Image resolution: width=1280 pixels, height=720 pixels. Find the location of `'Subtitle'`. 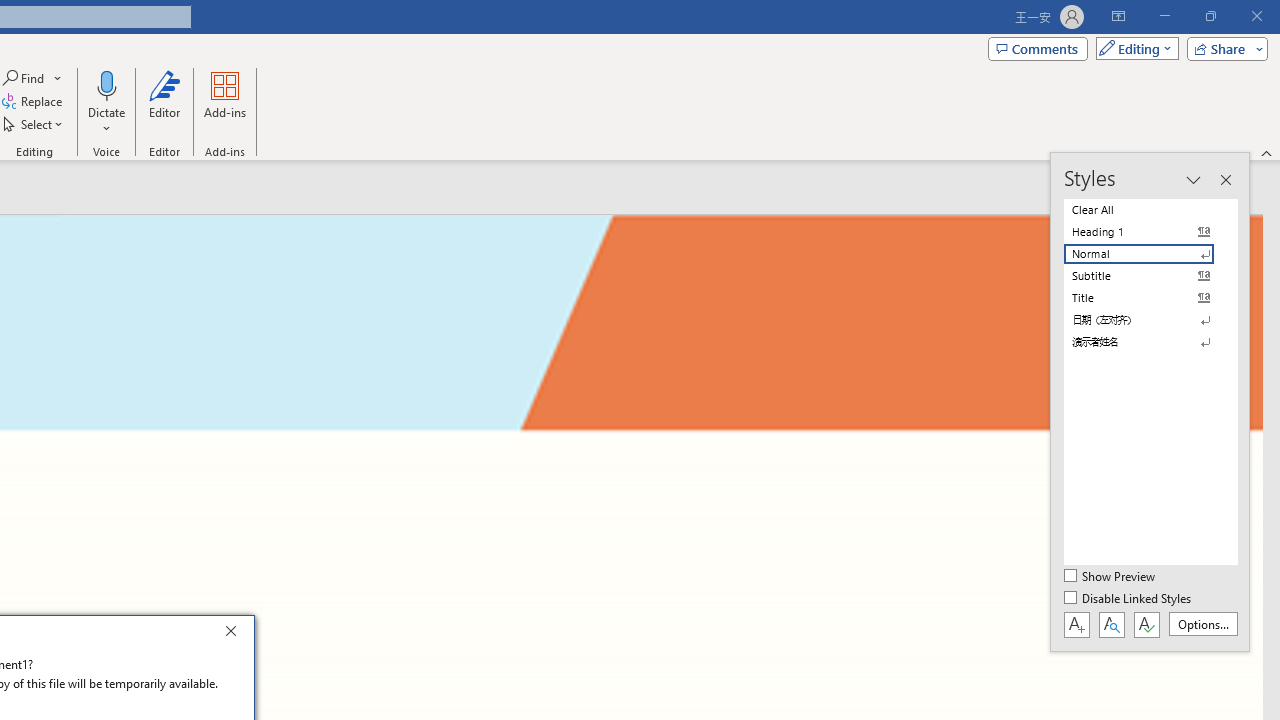

'Subtitle' is located at coordinates (1150, 276).